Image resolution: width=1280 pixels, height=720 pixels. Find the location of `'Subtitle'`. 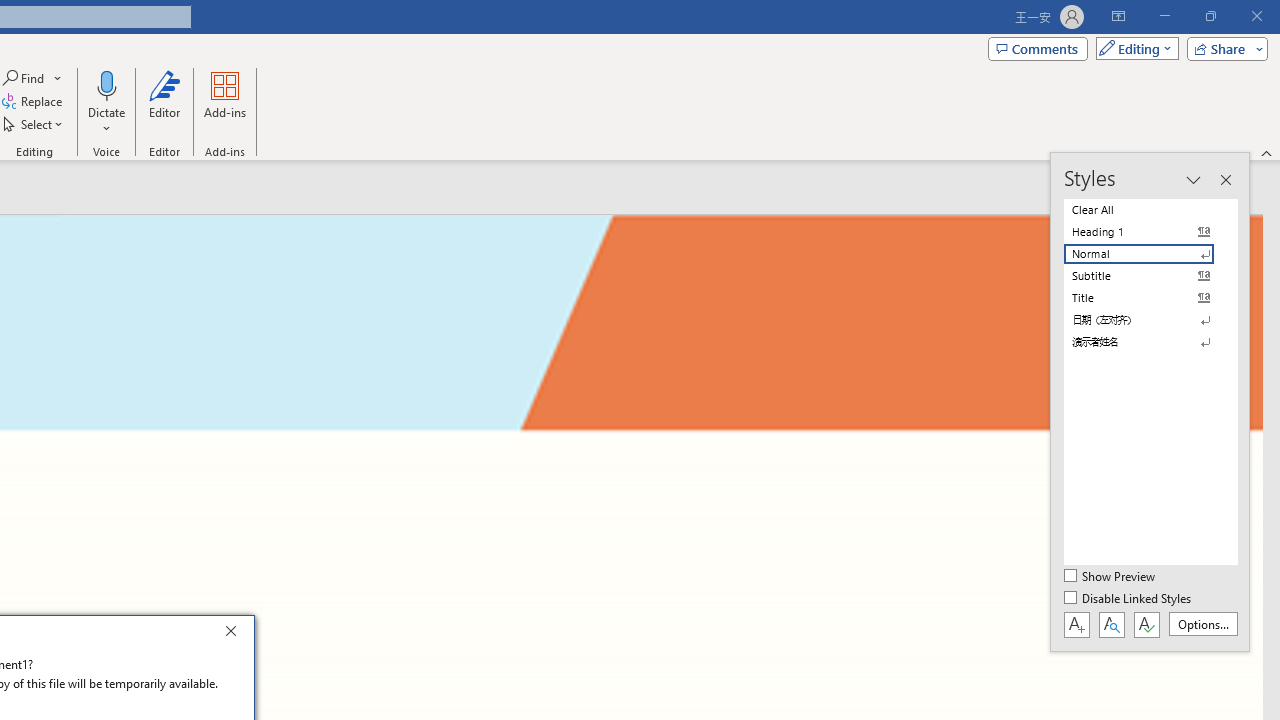

'Subtitle' is located at coordinates (1150, 276).